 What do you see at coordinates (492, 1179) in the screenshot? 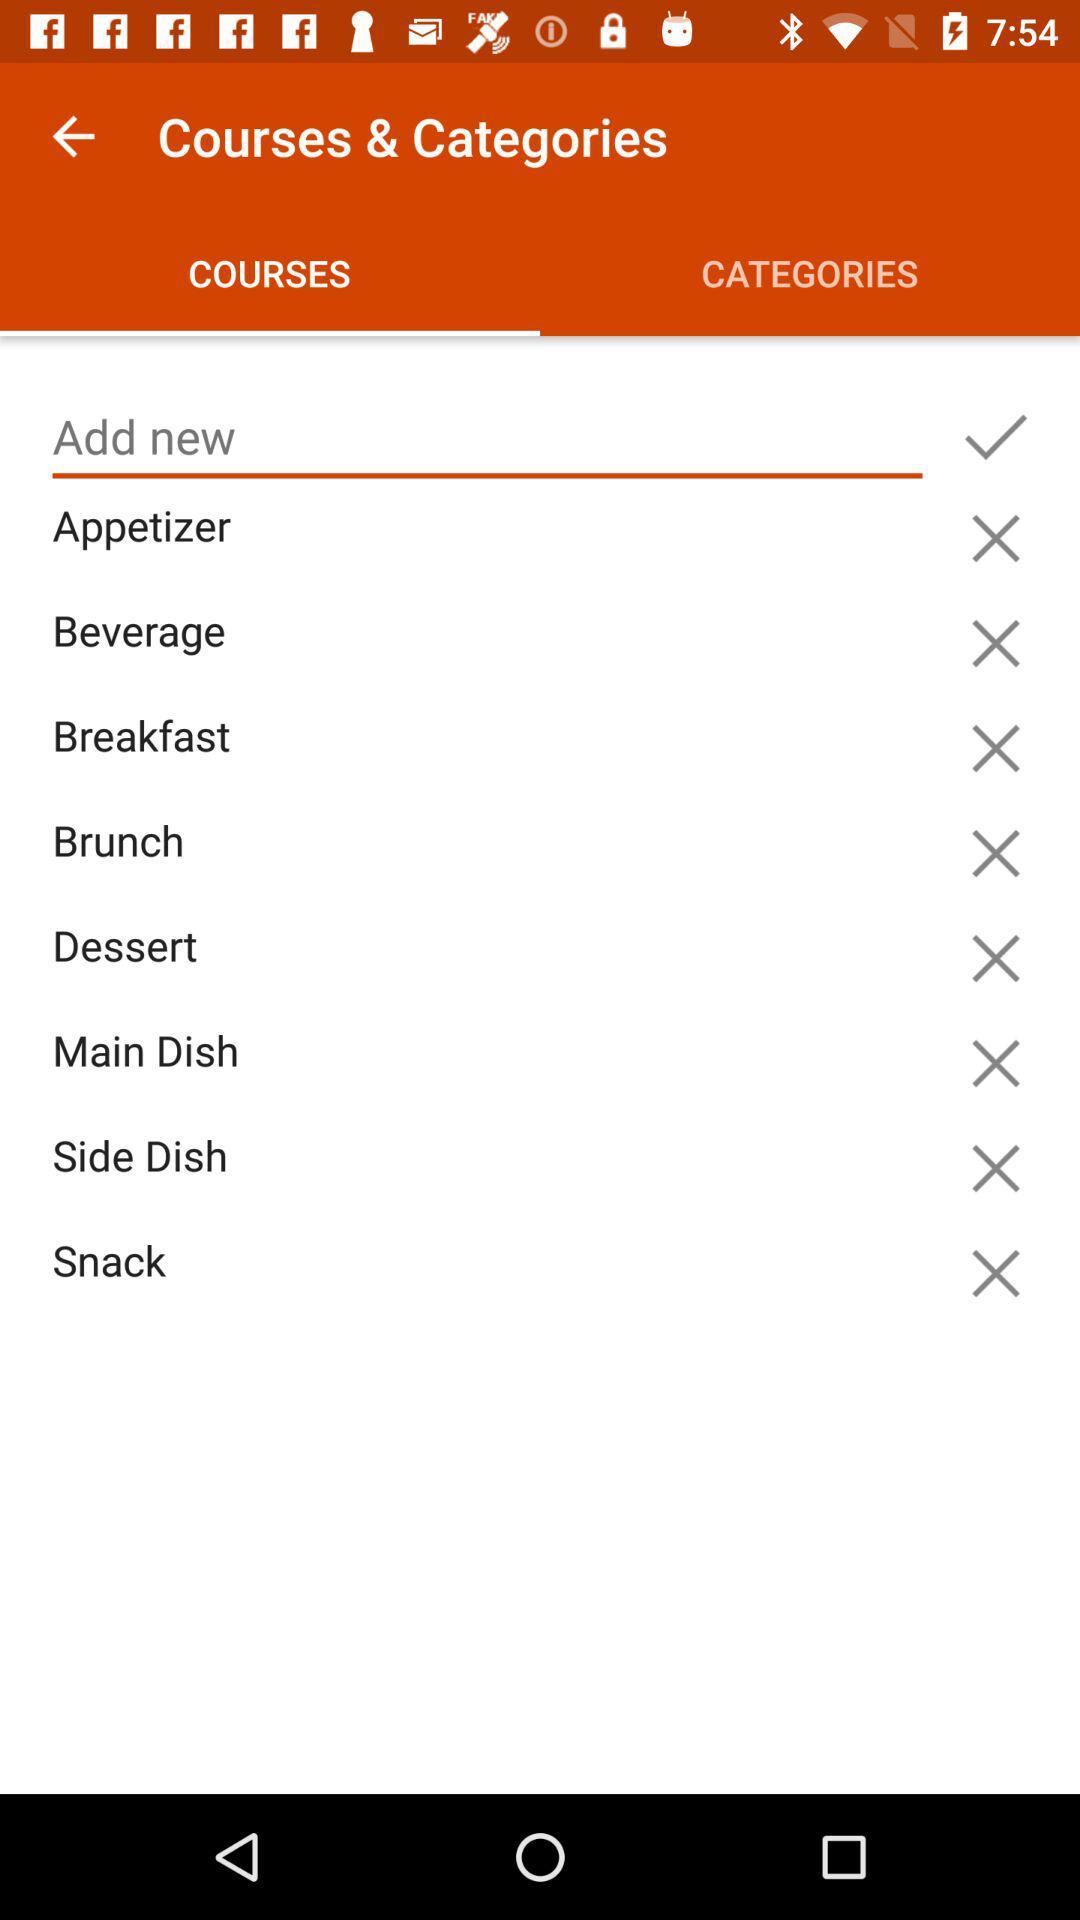
I see `icon below main dish` at bounding box center [492, 1179].